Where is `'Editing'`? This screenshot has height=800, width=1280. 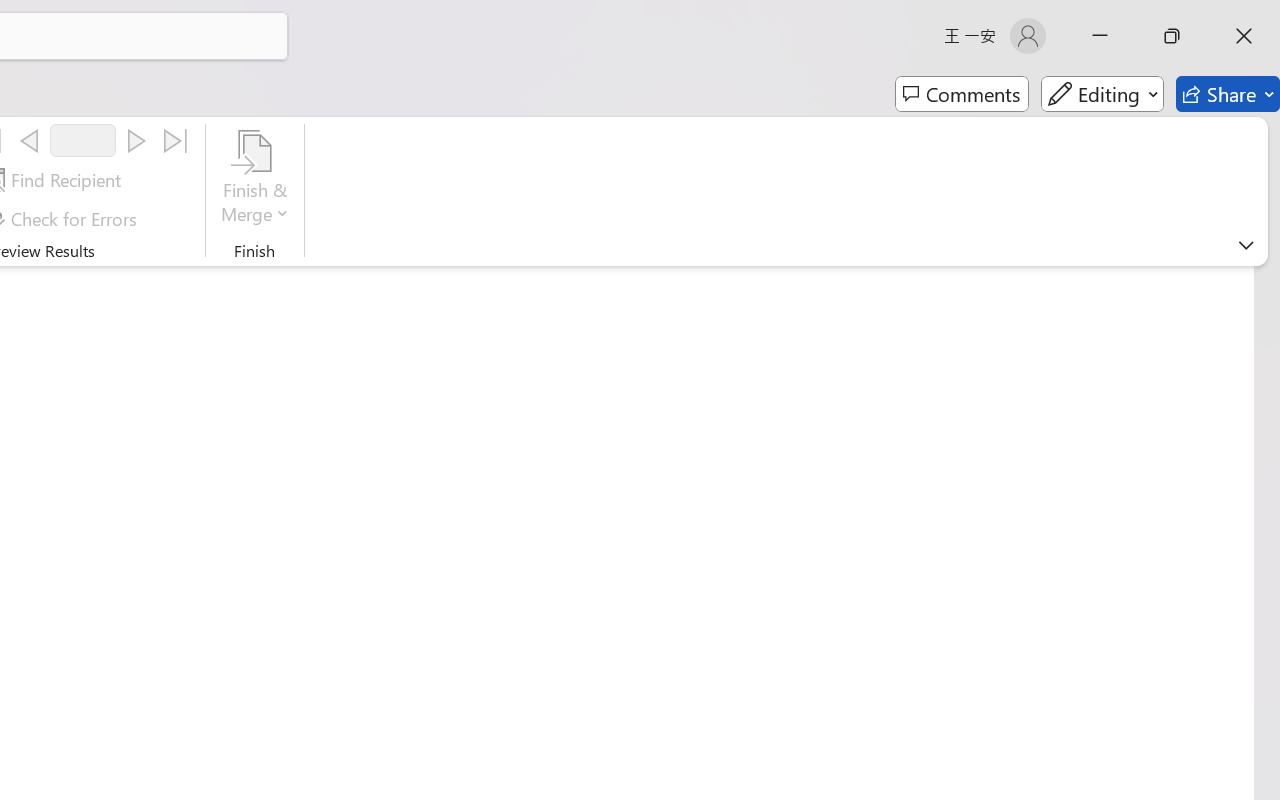 'Editing' is located at coordinates (1101, 94).